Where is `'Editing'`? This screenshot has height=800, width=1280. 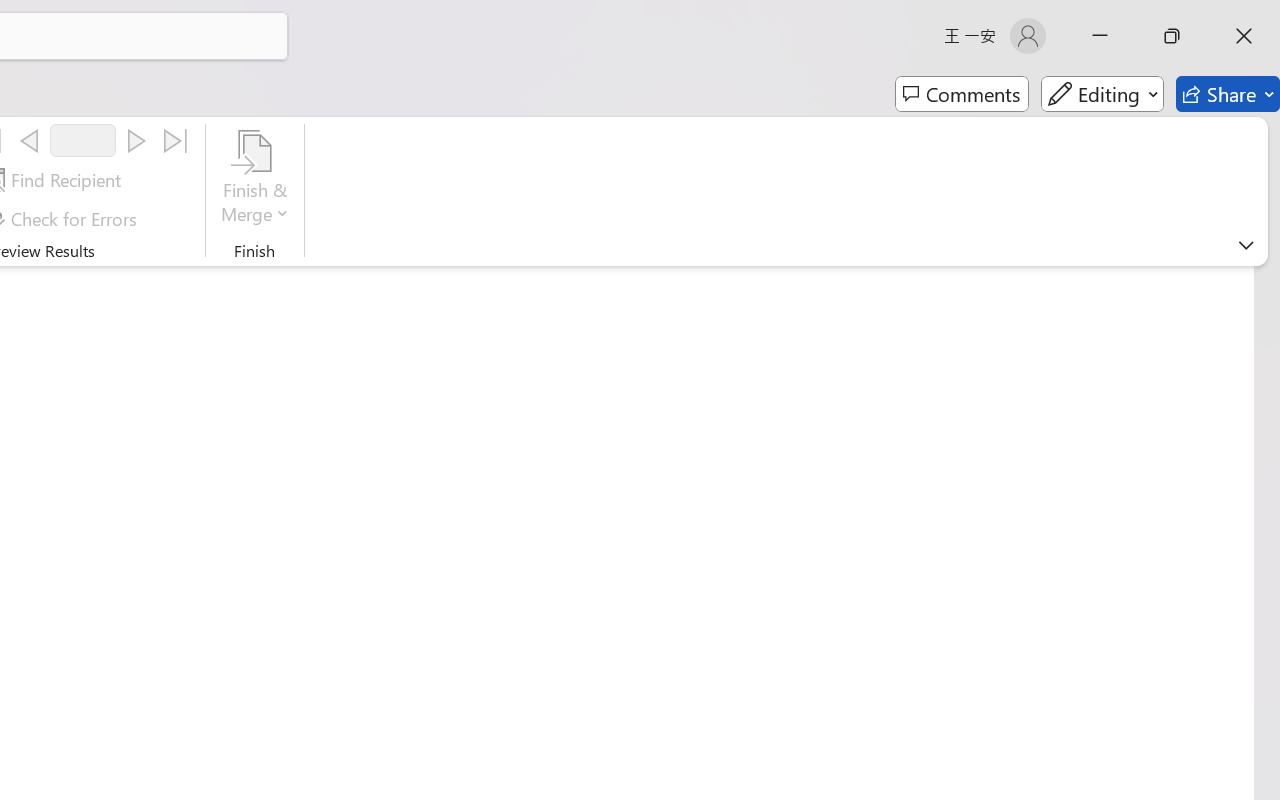 'Editing' is located at coordinates (1101, 94).